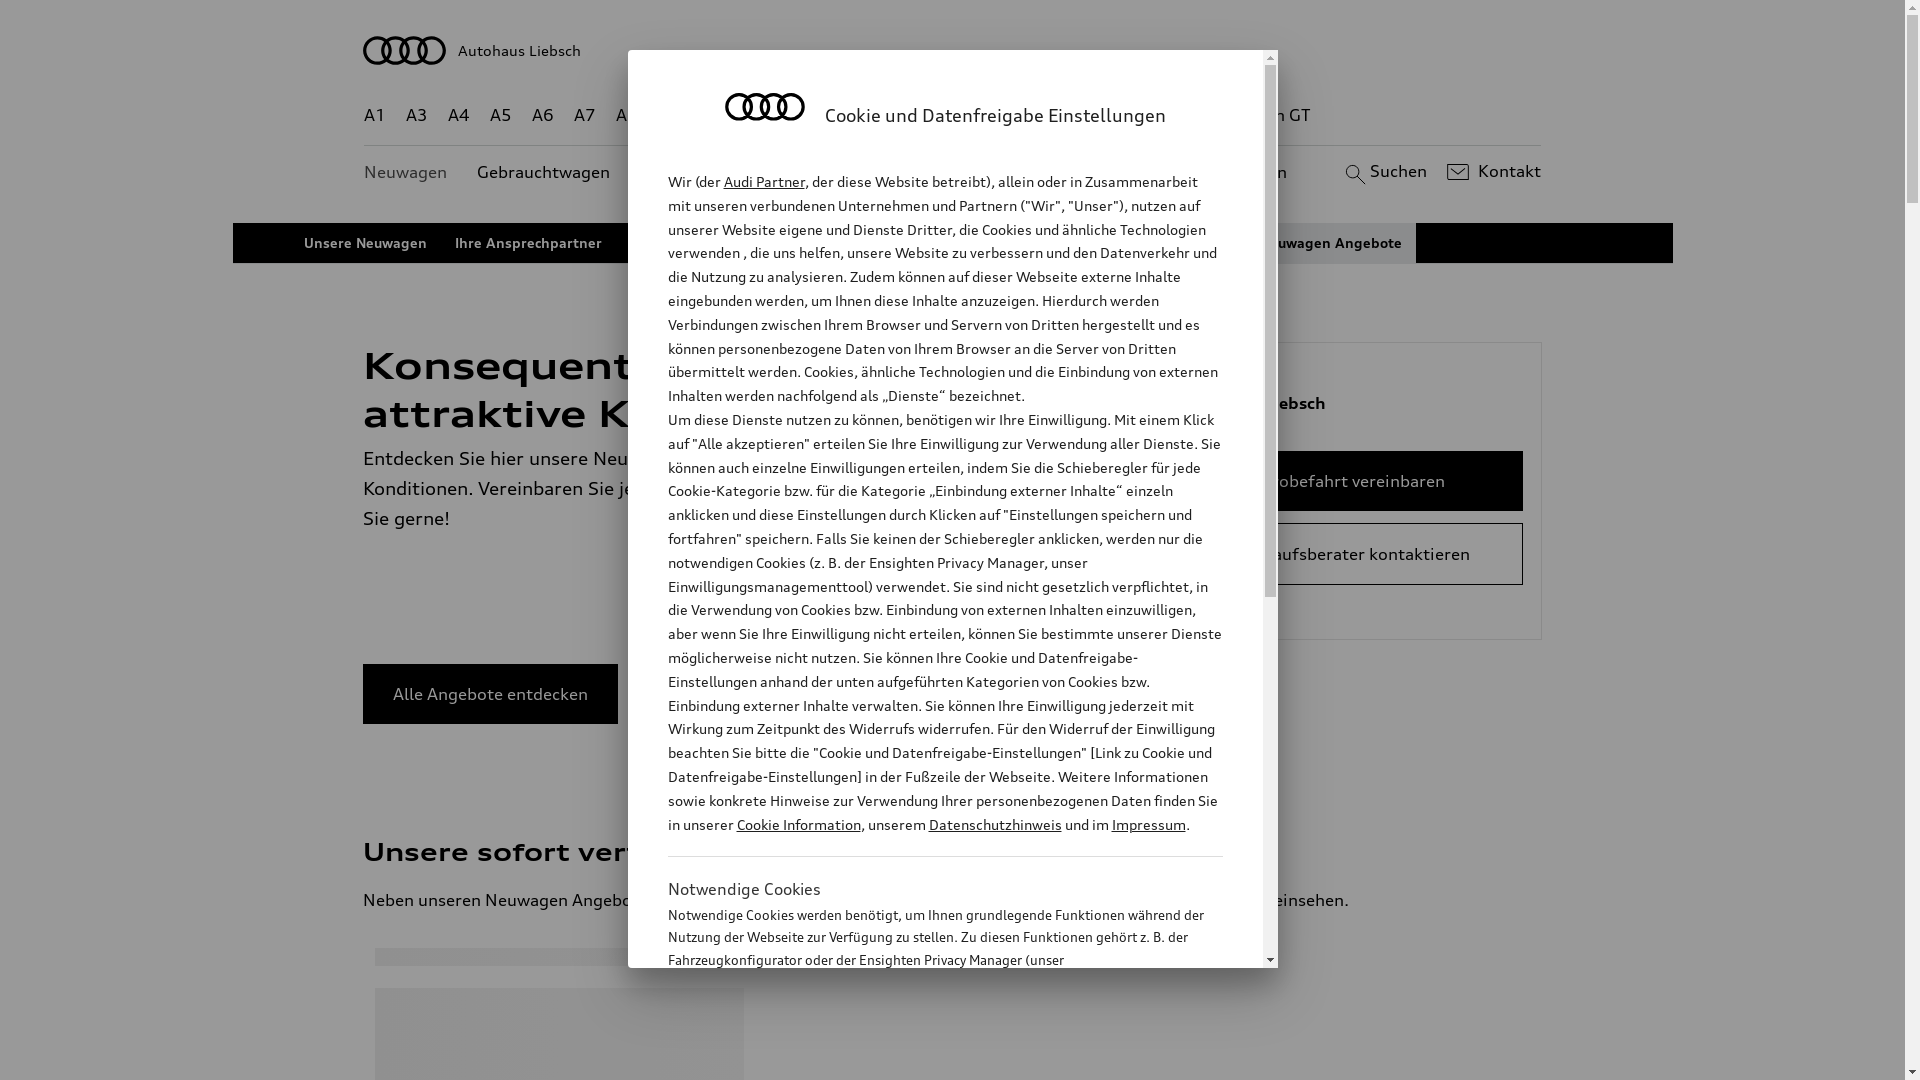 This screenshot has width=1920, height=1080. Describe the element at coordinates (1382, 171) in the screenshot. I see `'Suchen'` at that location.